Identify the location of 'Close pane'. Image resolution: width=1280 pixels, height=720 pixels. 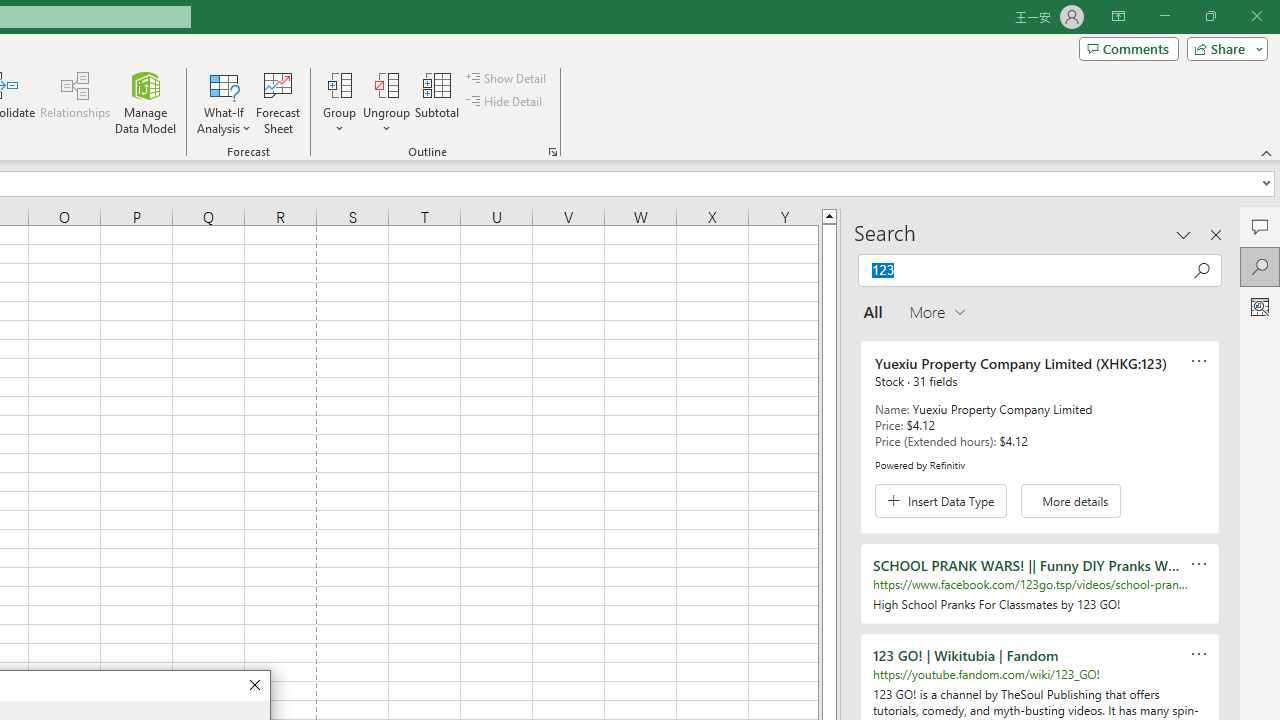
(1215, 234).